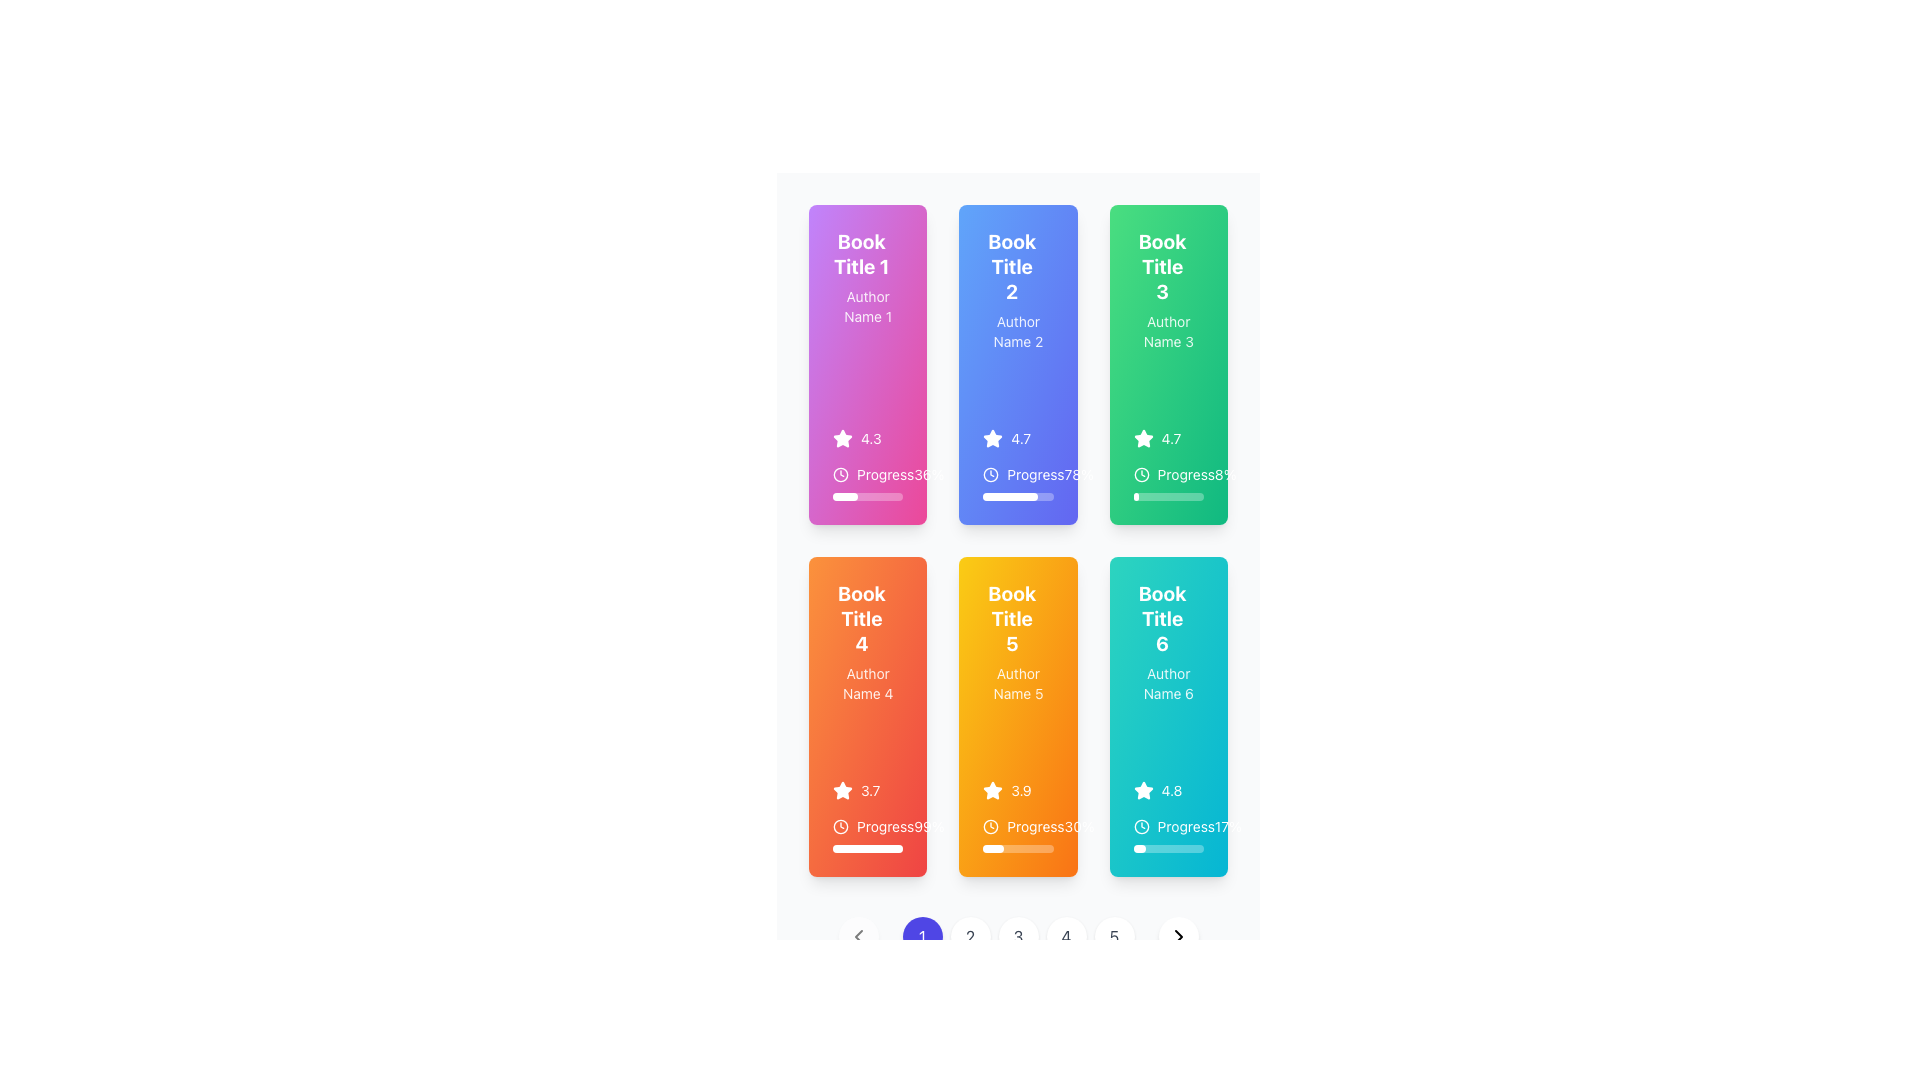  I want to click on the star icon representing user feedback or preference to interact with the rating, so click(993, 437).